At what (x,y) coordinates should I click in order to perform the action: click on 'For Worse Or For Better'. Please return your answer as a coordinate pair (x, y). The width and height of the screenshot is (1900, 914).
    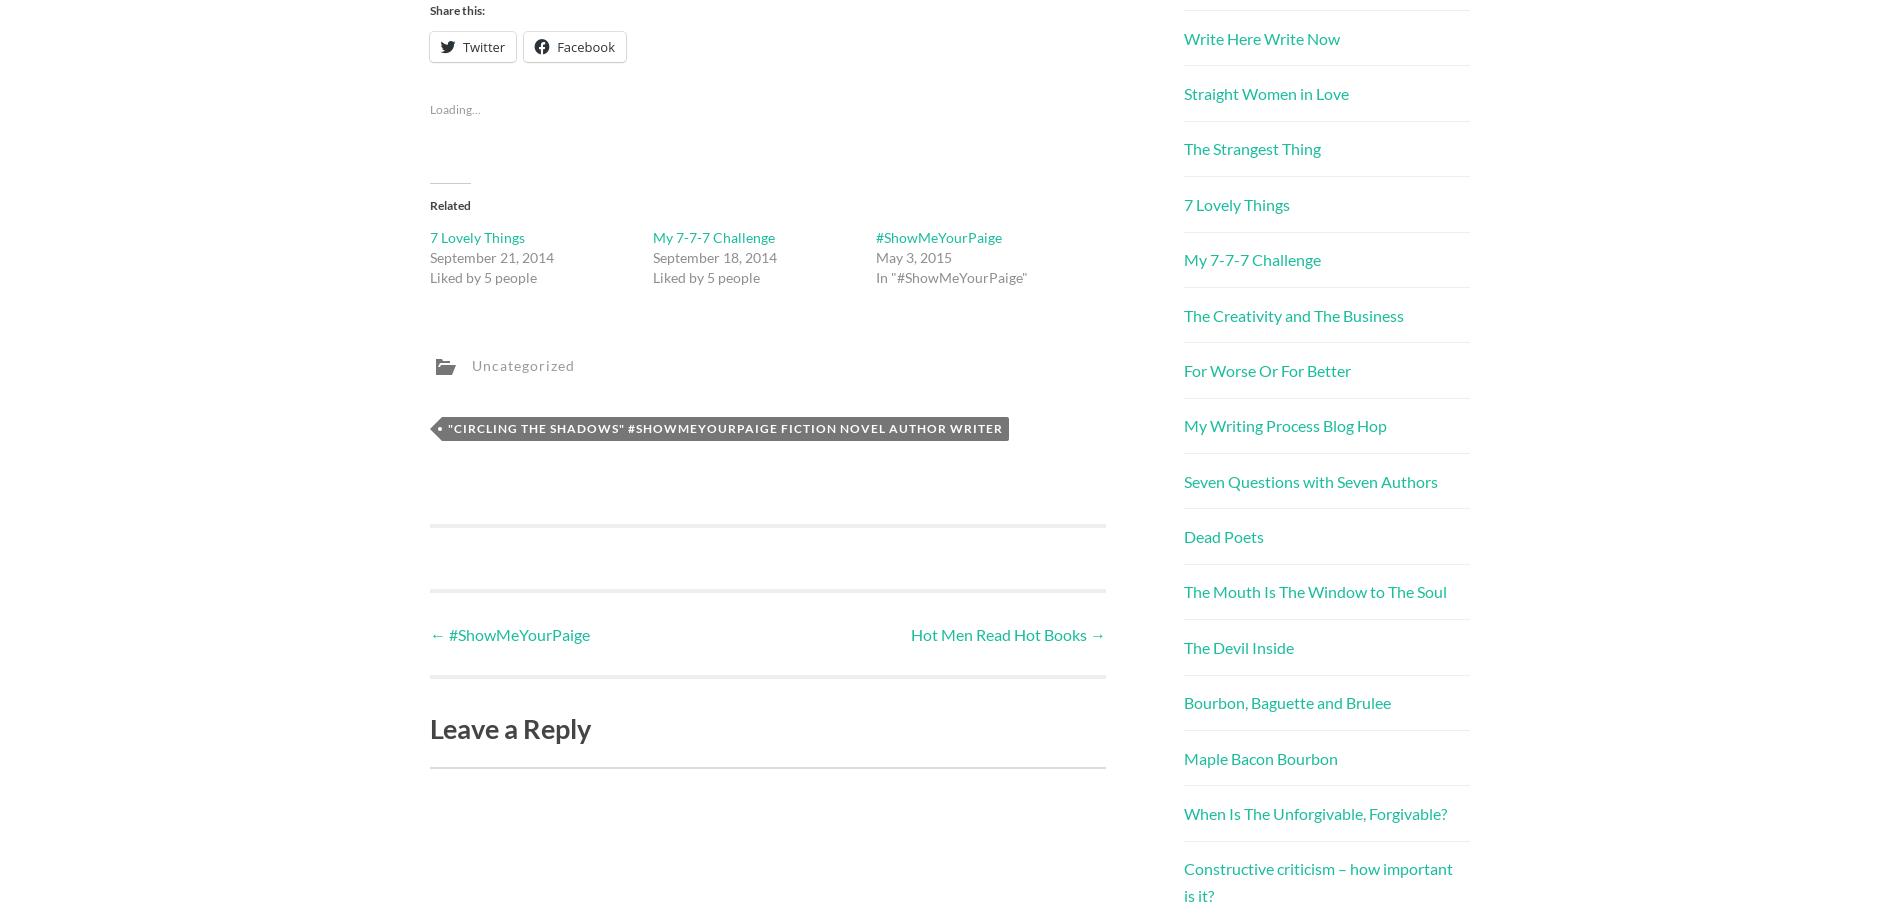
    Looking at the image, I should click on (1266, 369).